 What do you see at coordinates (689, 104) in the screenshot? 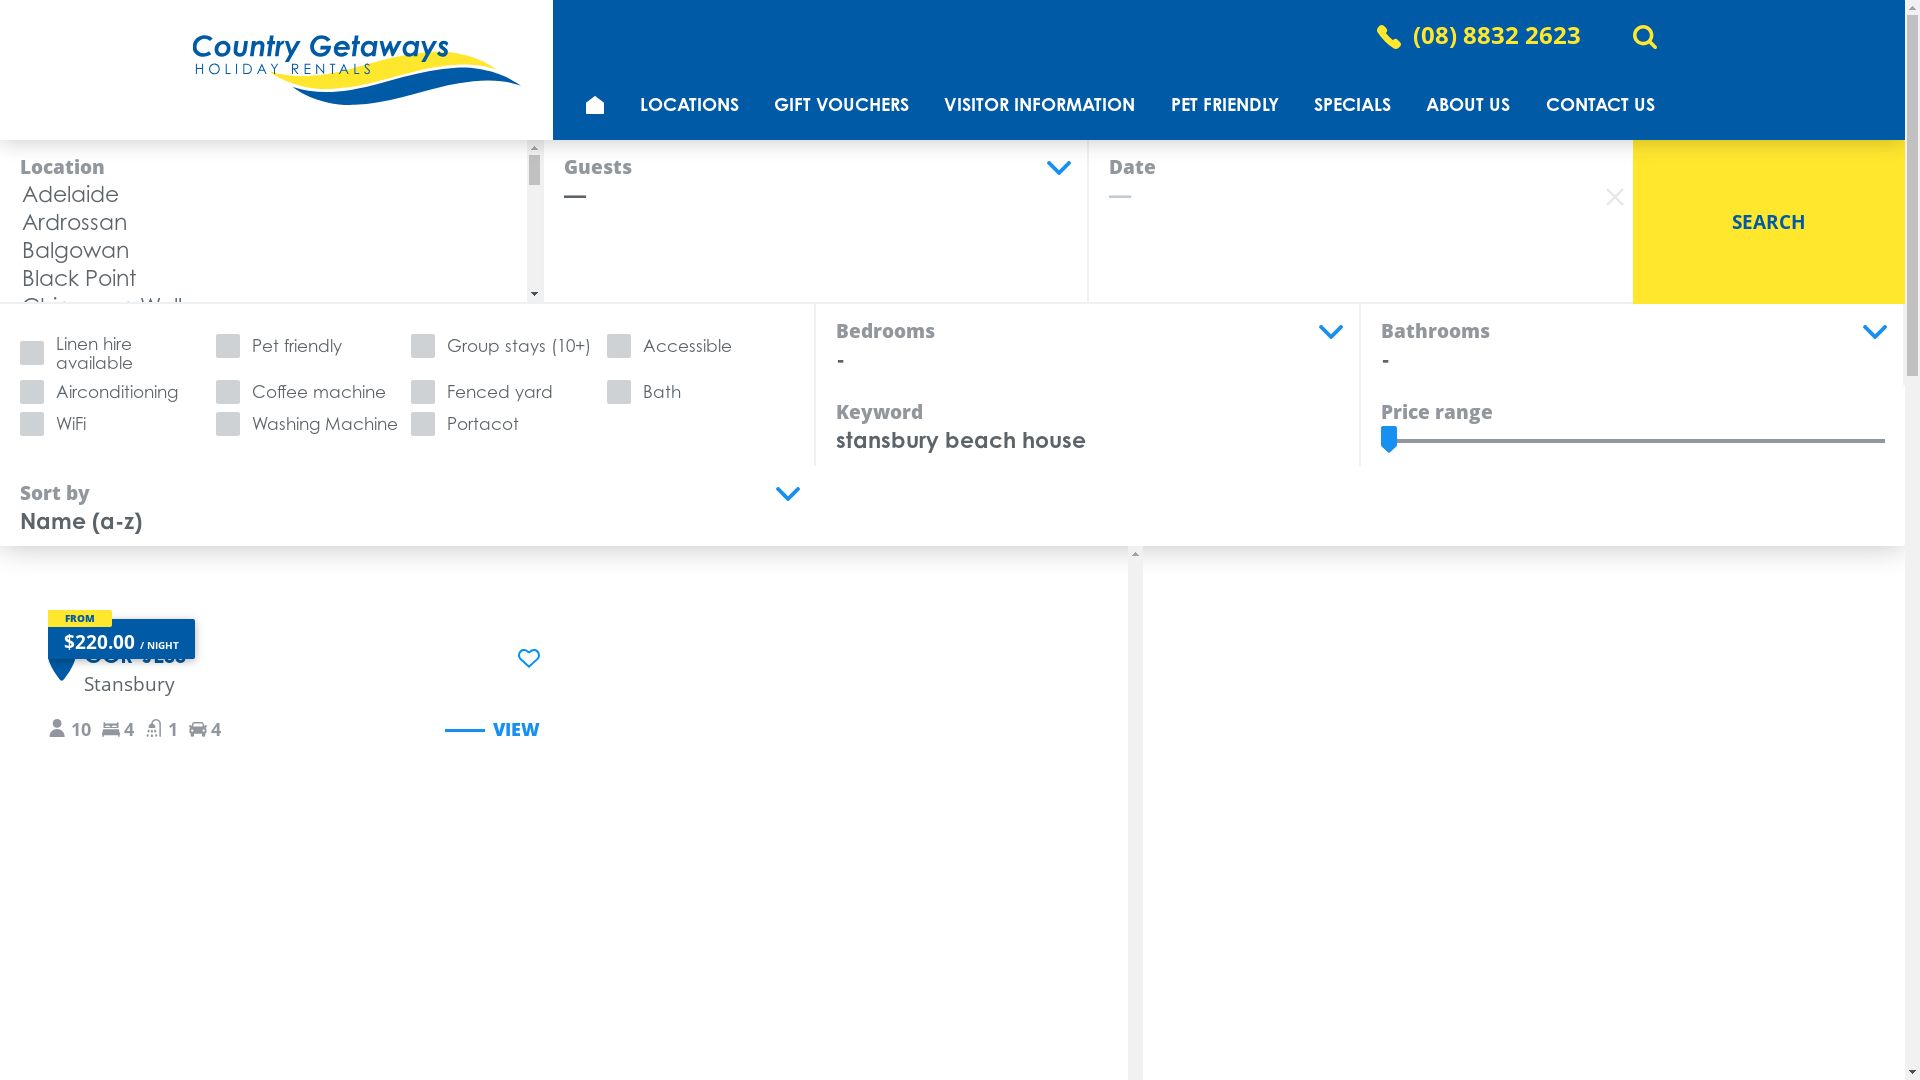
I see `'LOCATIONS'` at bounding box center [689, 104].